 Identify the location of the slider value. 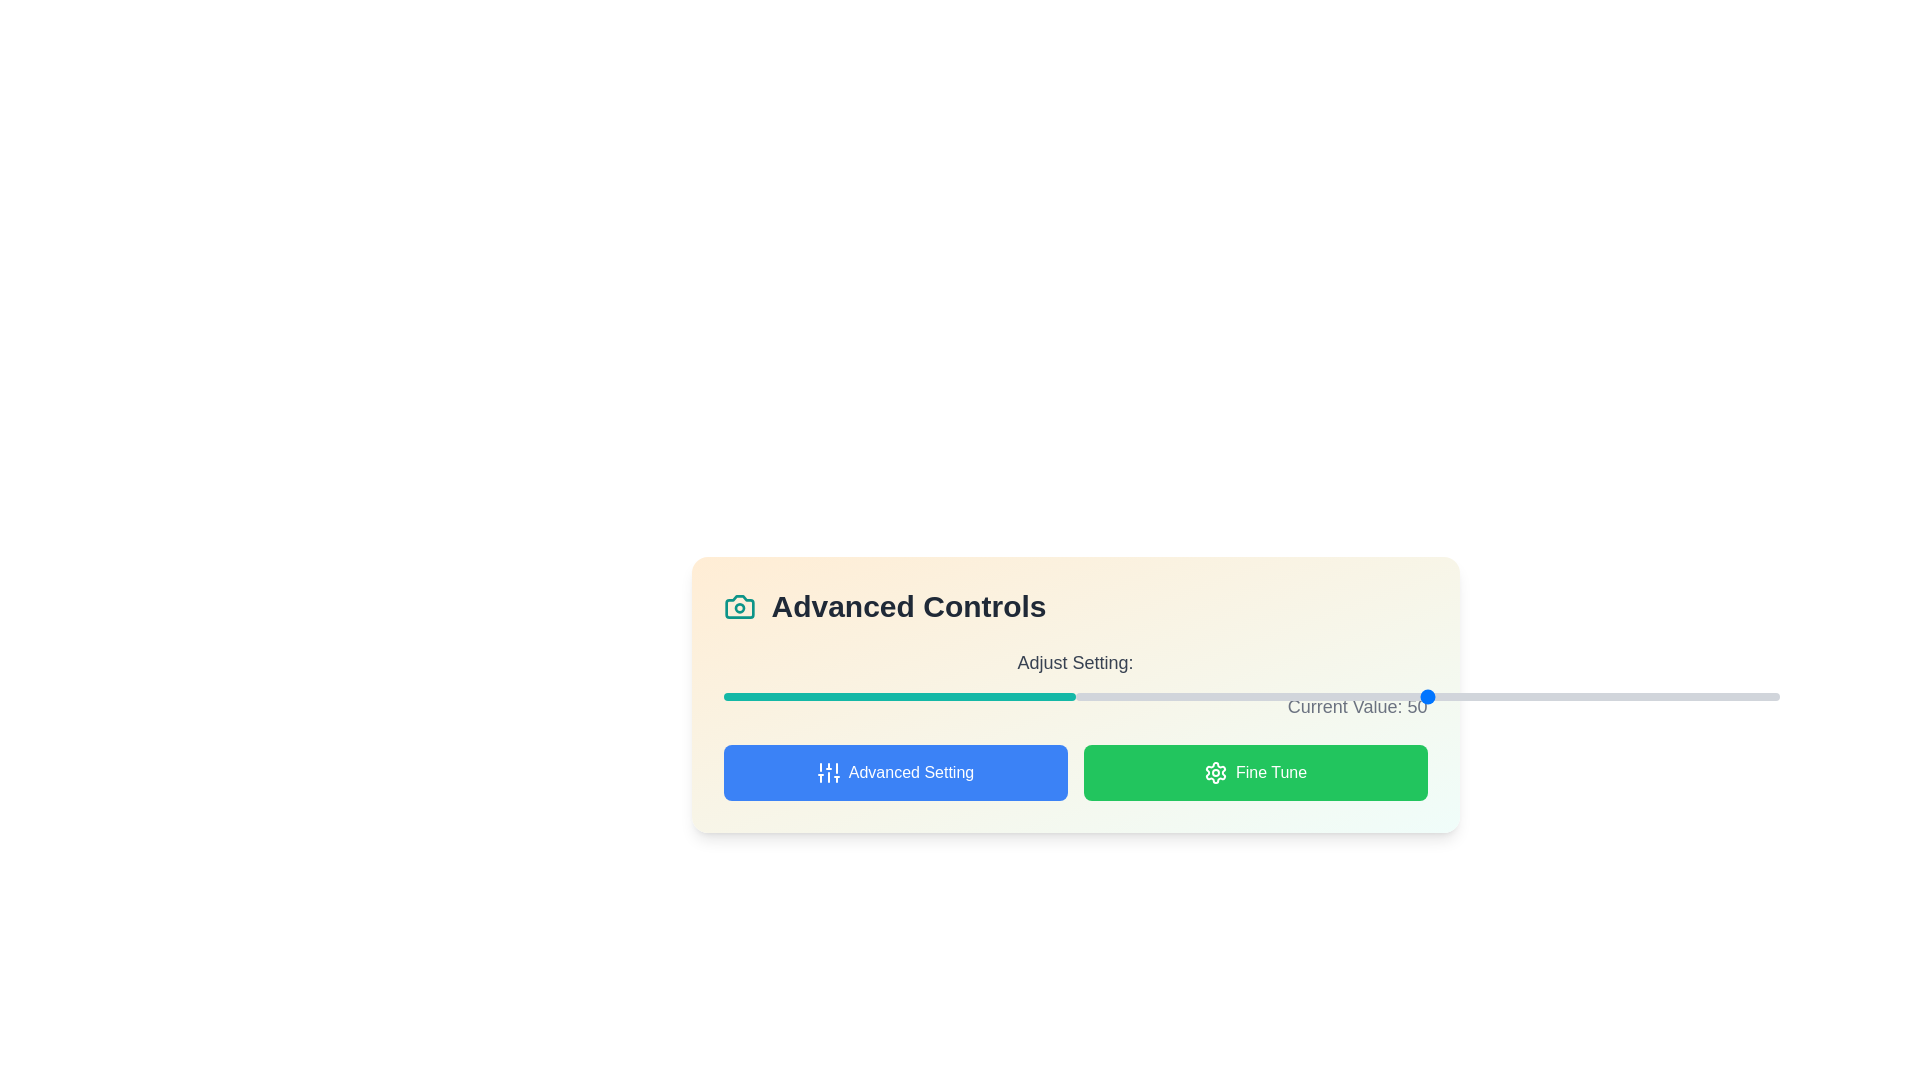
(1250, 696).